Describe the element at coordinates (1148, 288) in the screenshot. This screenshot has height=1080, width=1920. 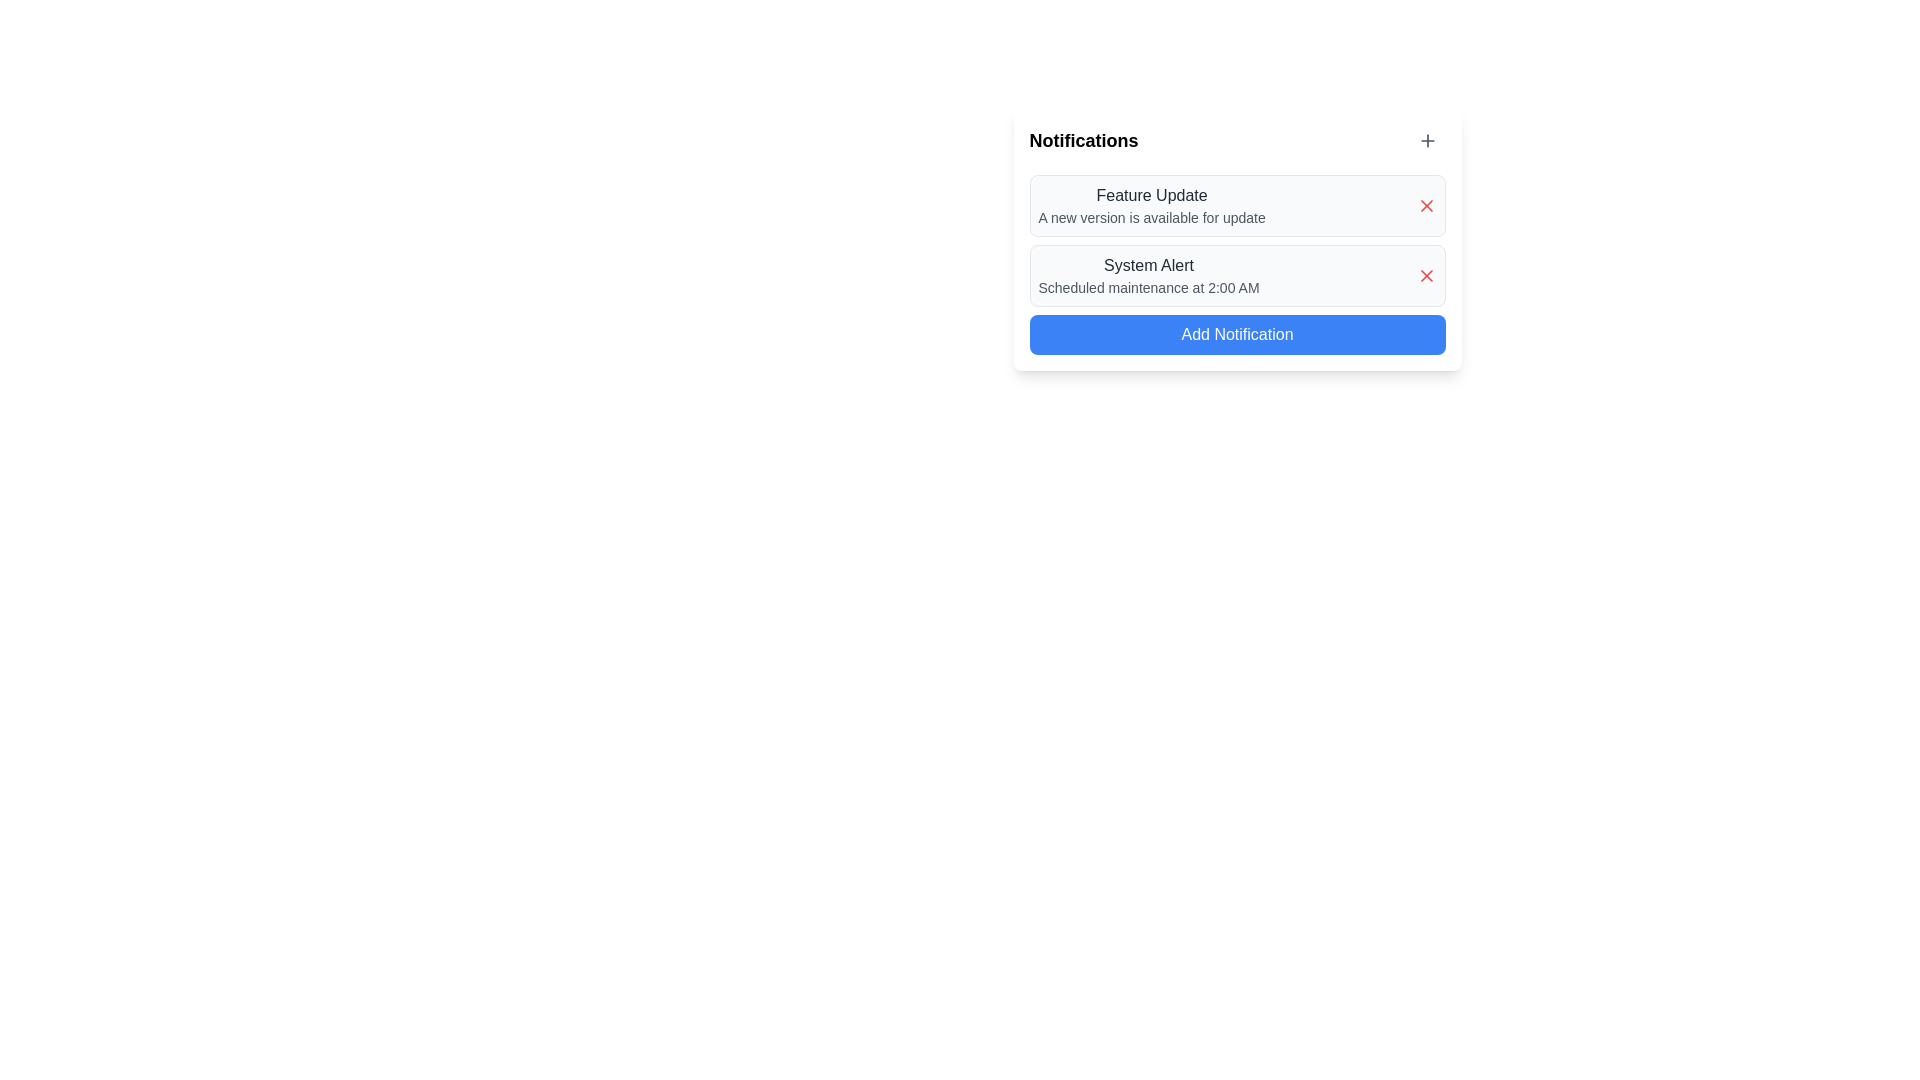
I see `the text label providing additional information about the 'System Alert' located at the bottom of the Notifications card` at that location.